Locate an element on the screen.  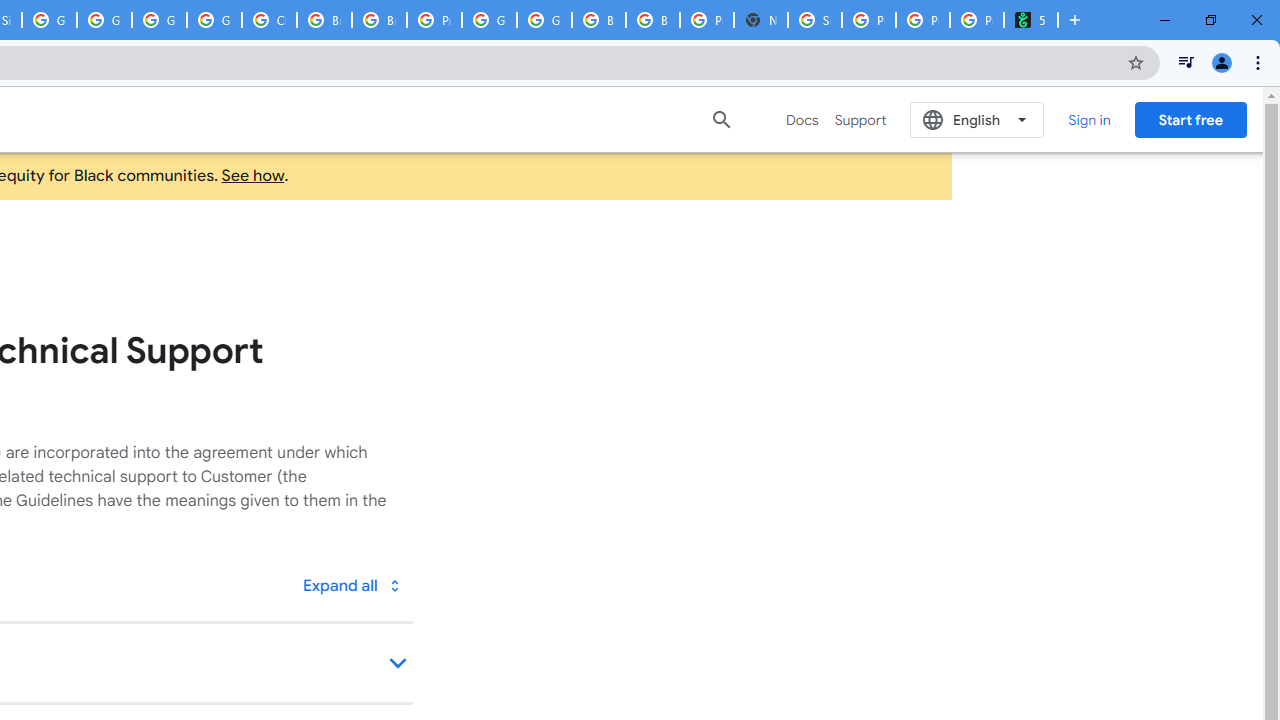
'Toggle all' is located at coordinates (351, 585).